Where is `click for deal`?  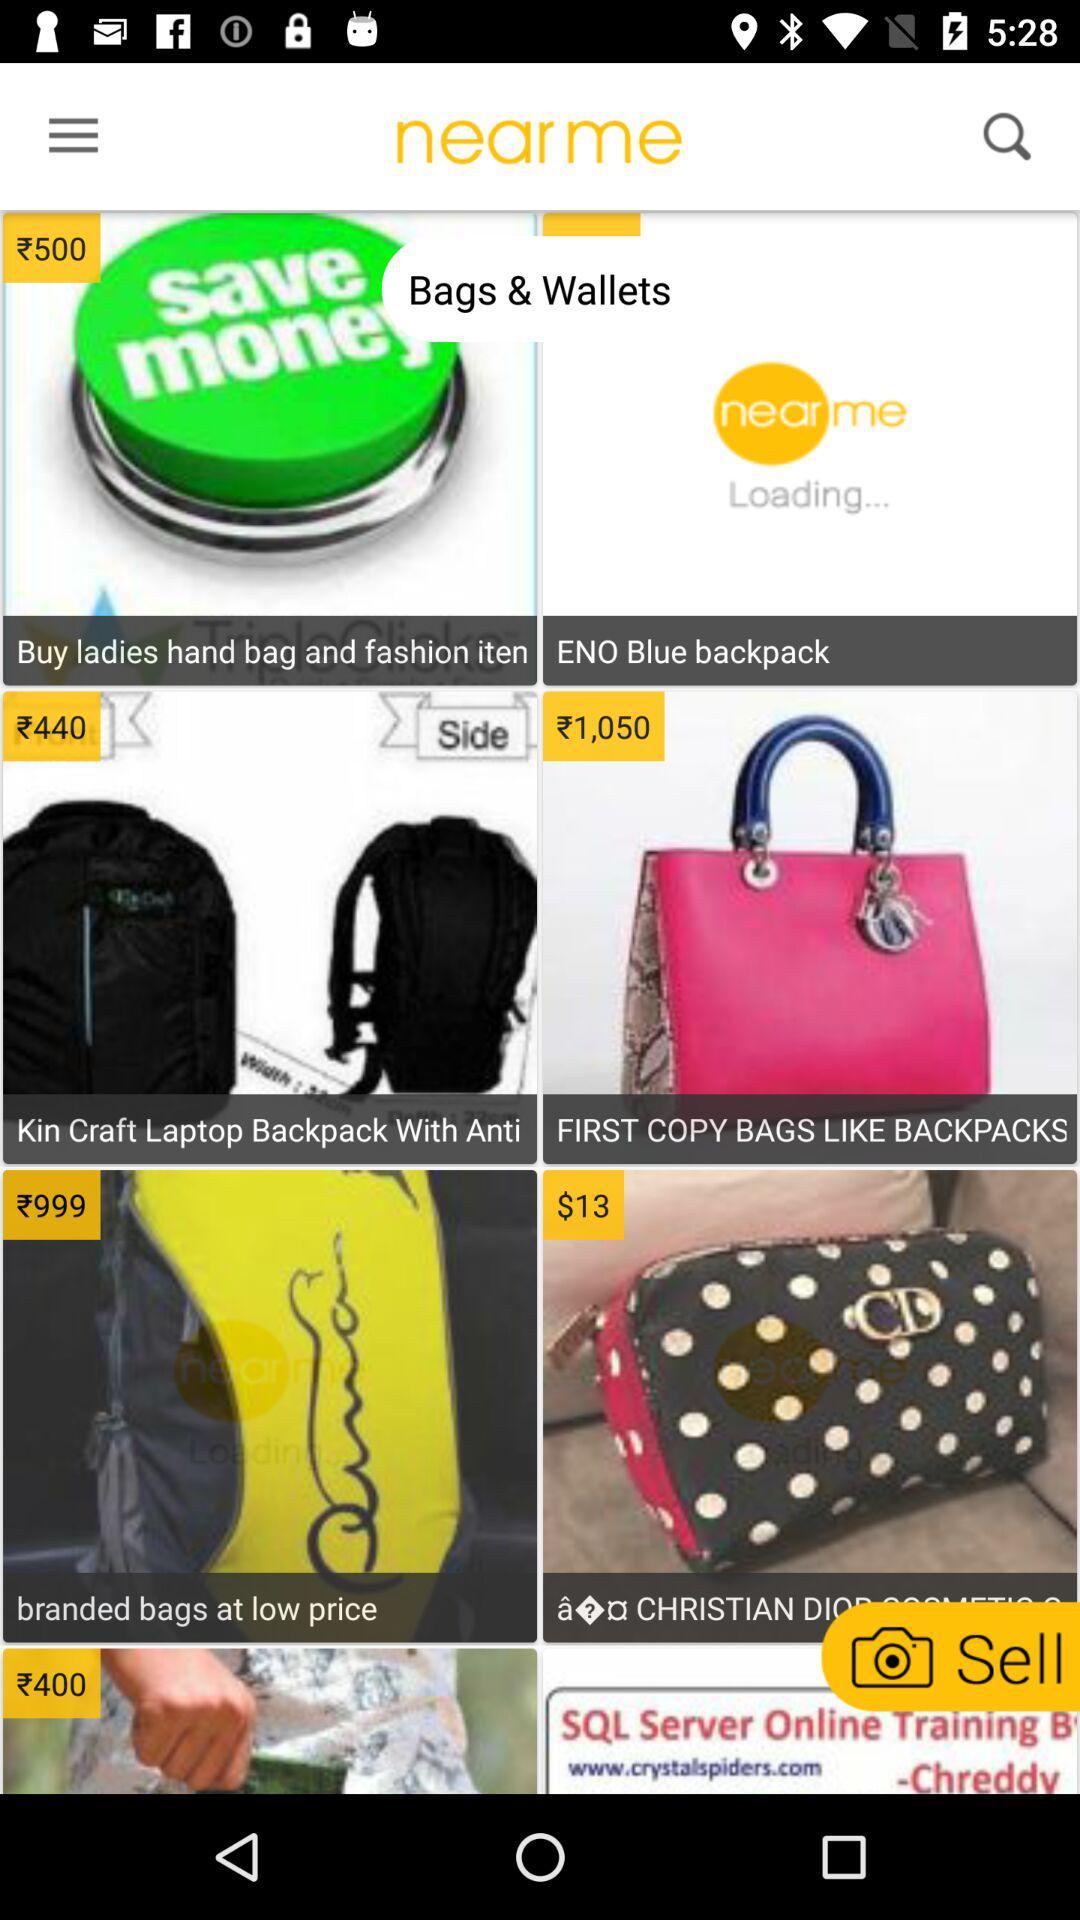
click for deal is located at coordinates (270, 361).